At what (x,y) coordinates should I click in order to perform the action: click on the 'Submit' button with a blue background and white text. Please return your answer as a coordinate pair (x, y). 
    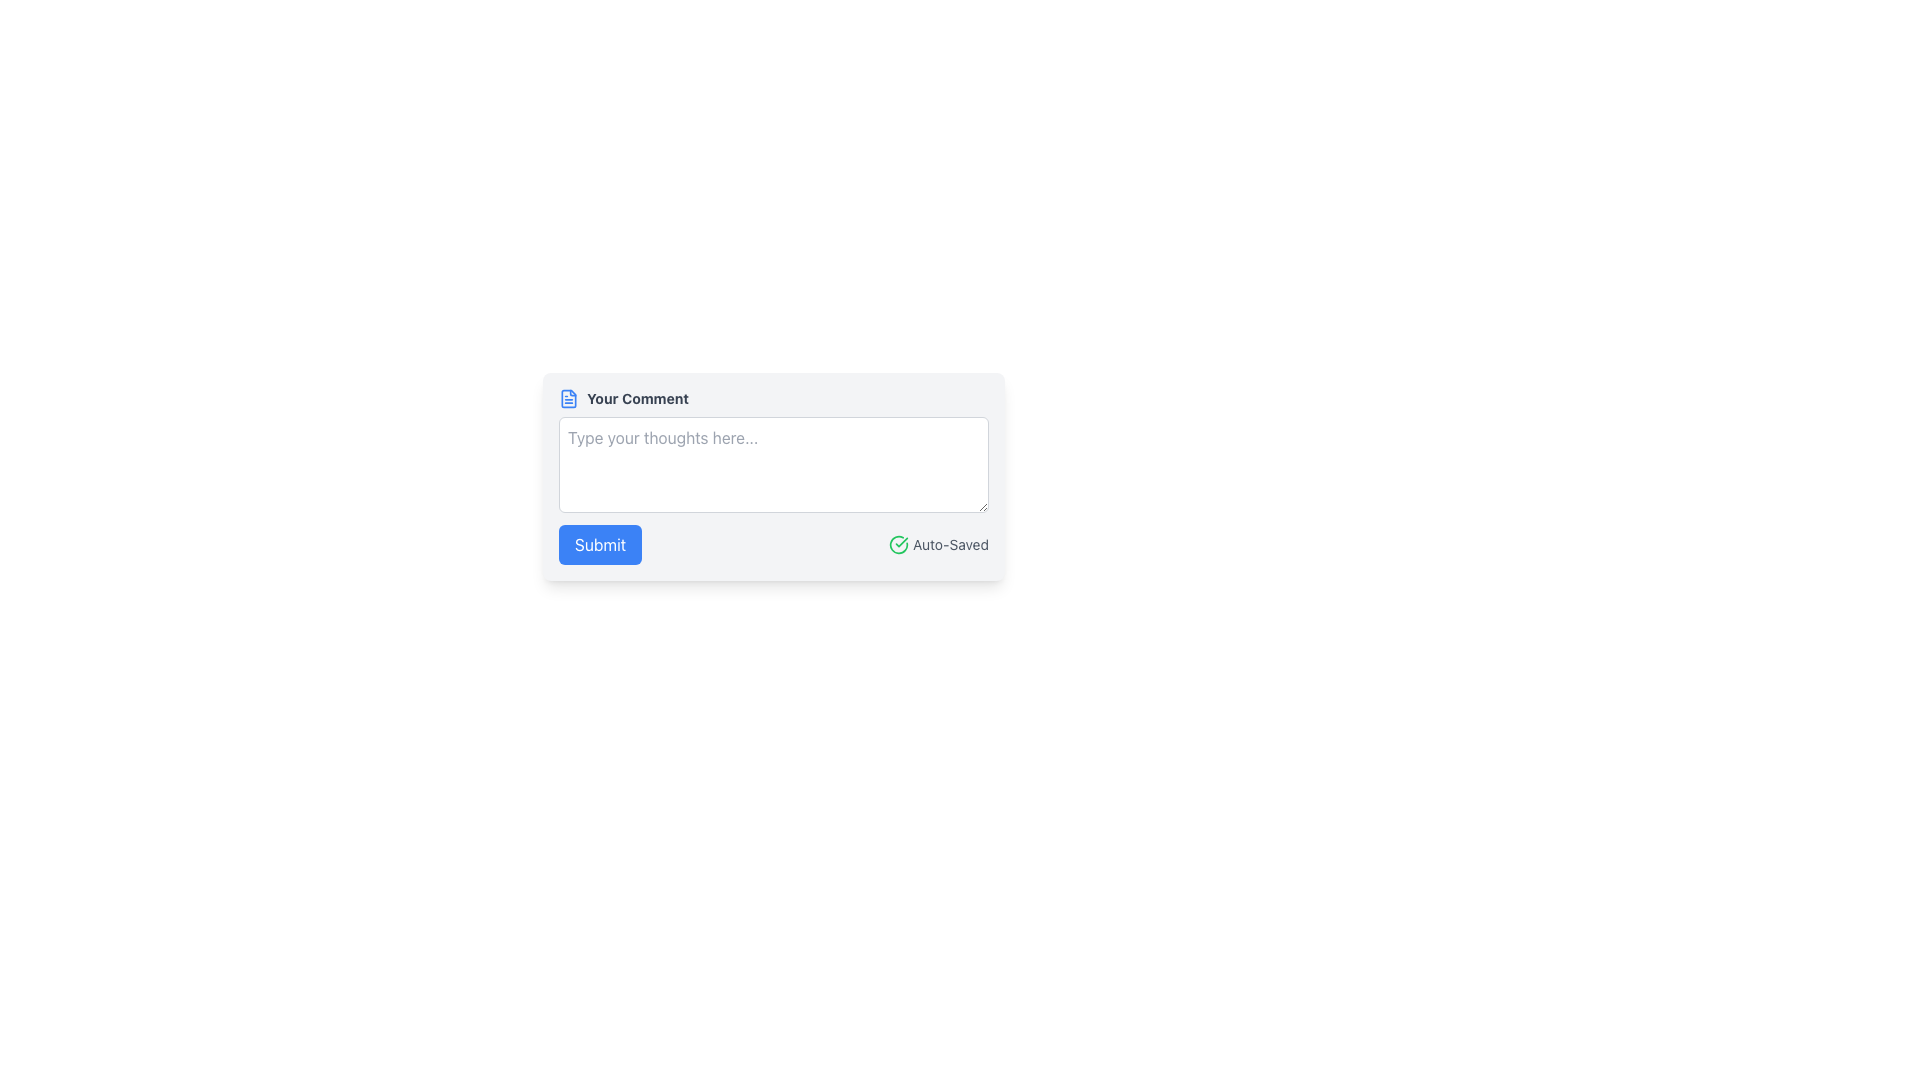
    Looking at the image, I should click on (599, 544).